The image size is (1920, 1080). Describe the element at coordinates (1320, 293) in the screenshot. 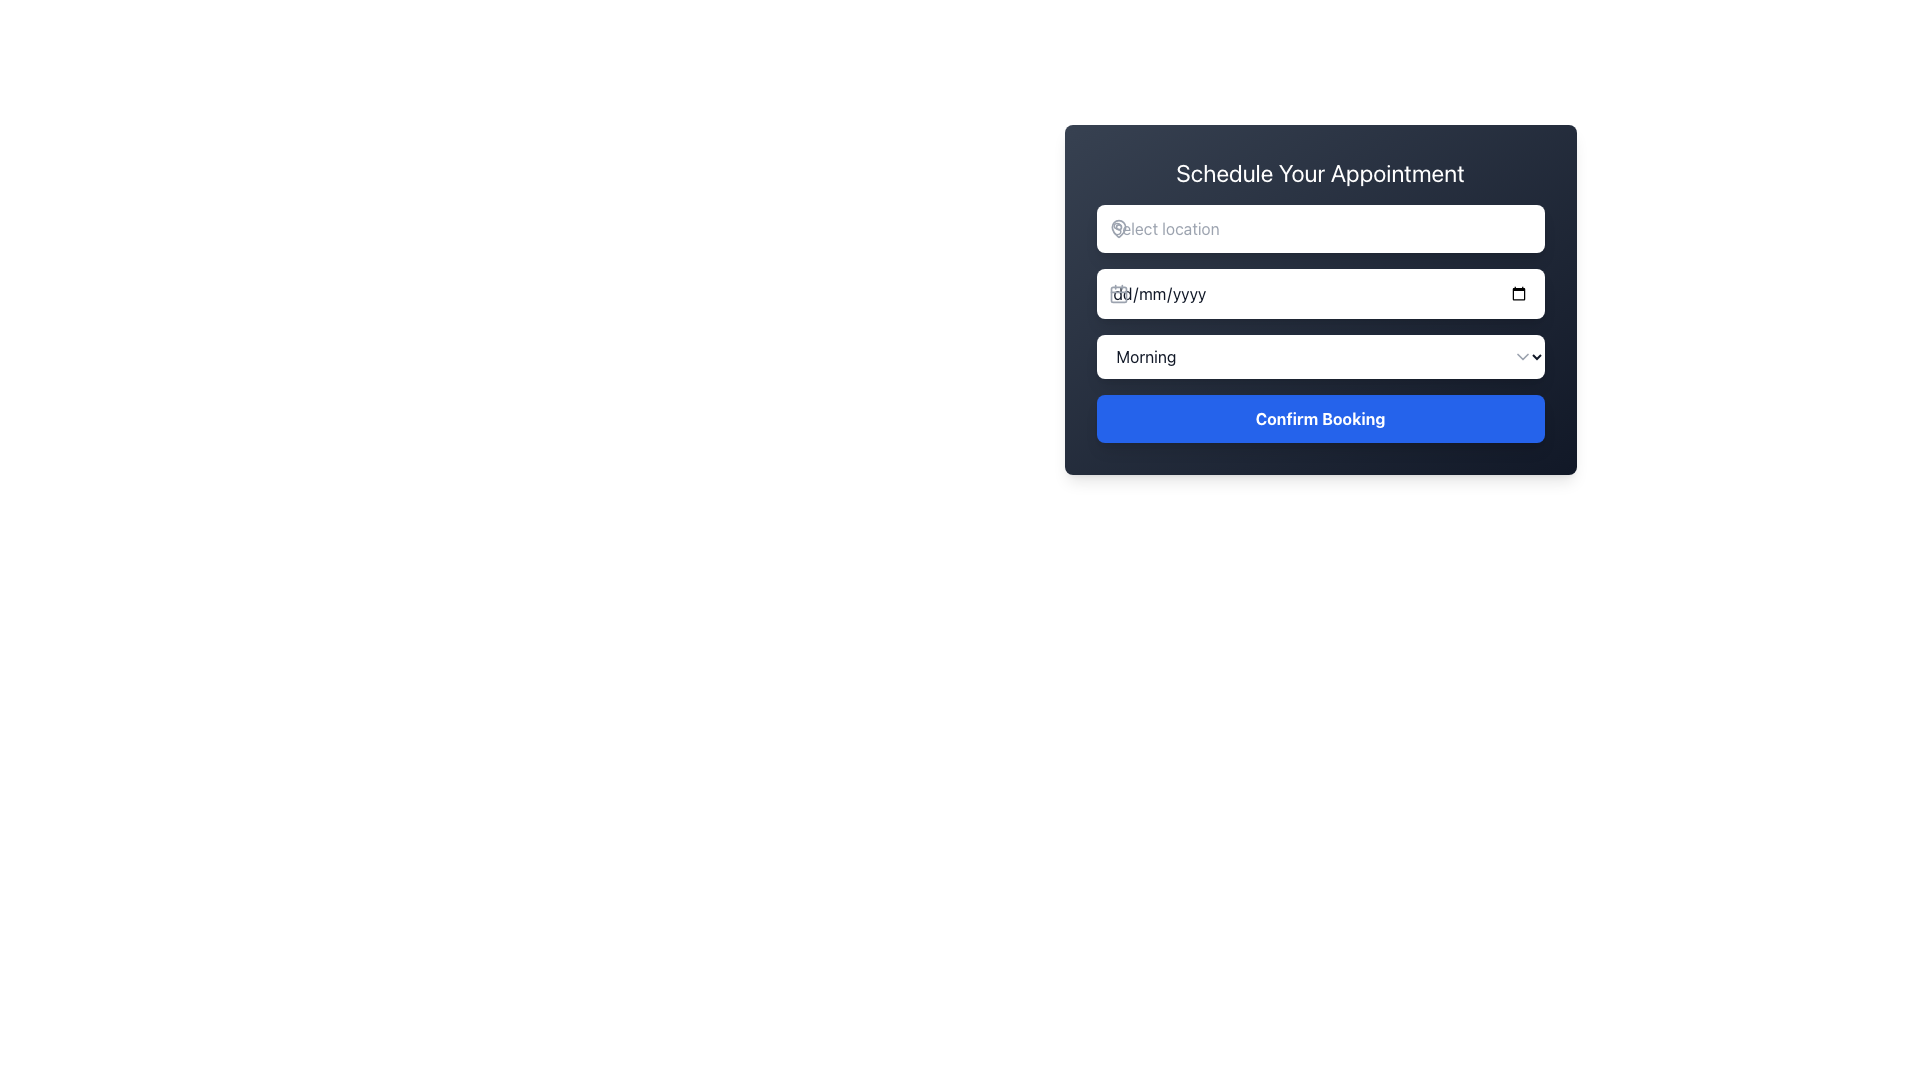

I see `the Date Input Field that allows date selection, which is located below the location input field and above the dropdown menu labeled 'Morning'` at that location.